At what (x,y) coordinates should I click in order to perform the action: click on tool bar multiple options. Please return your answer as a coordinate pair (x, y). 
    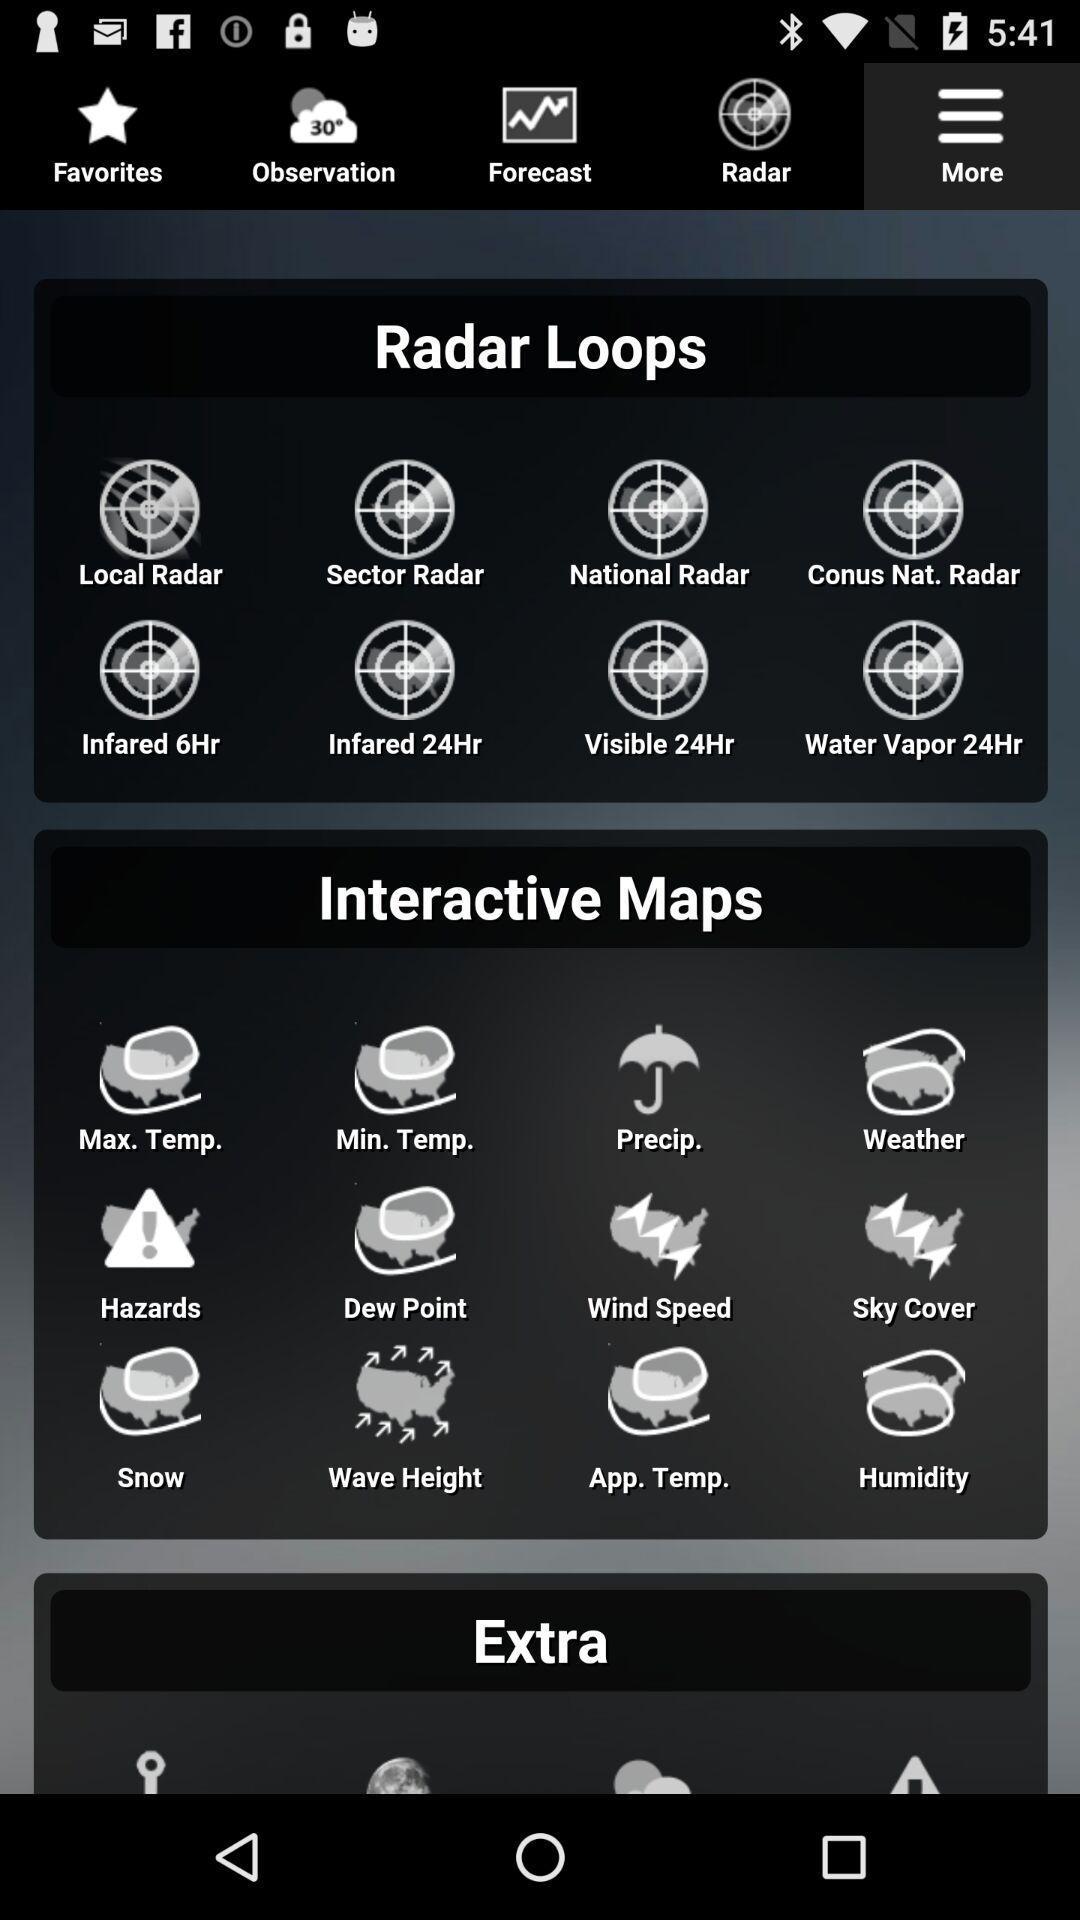
    Looking at the image, I should click on (540, 127).